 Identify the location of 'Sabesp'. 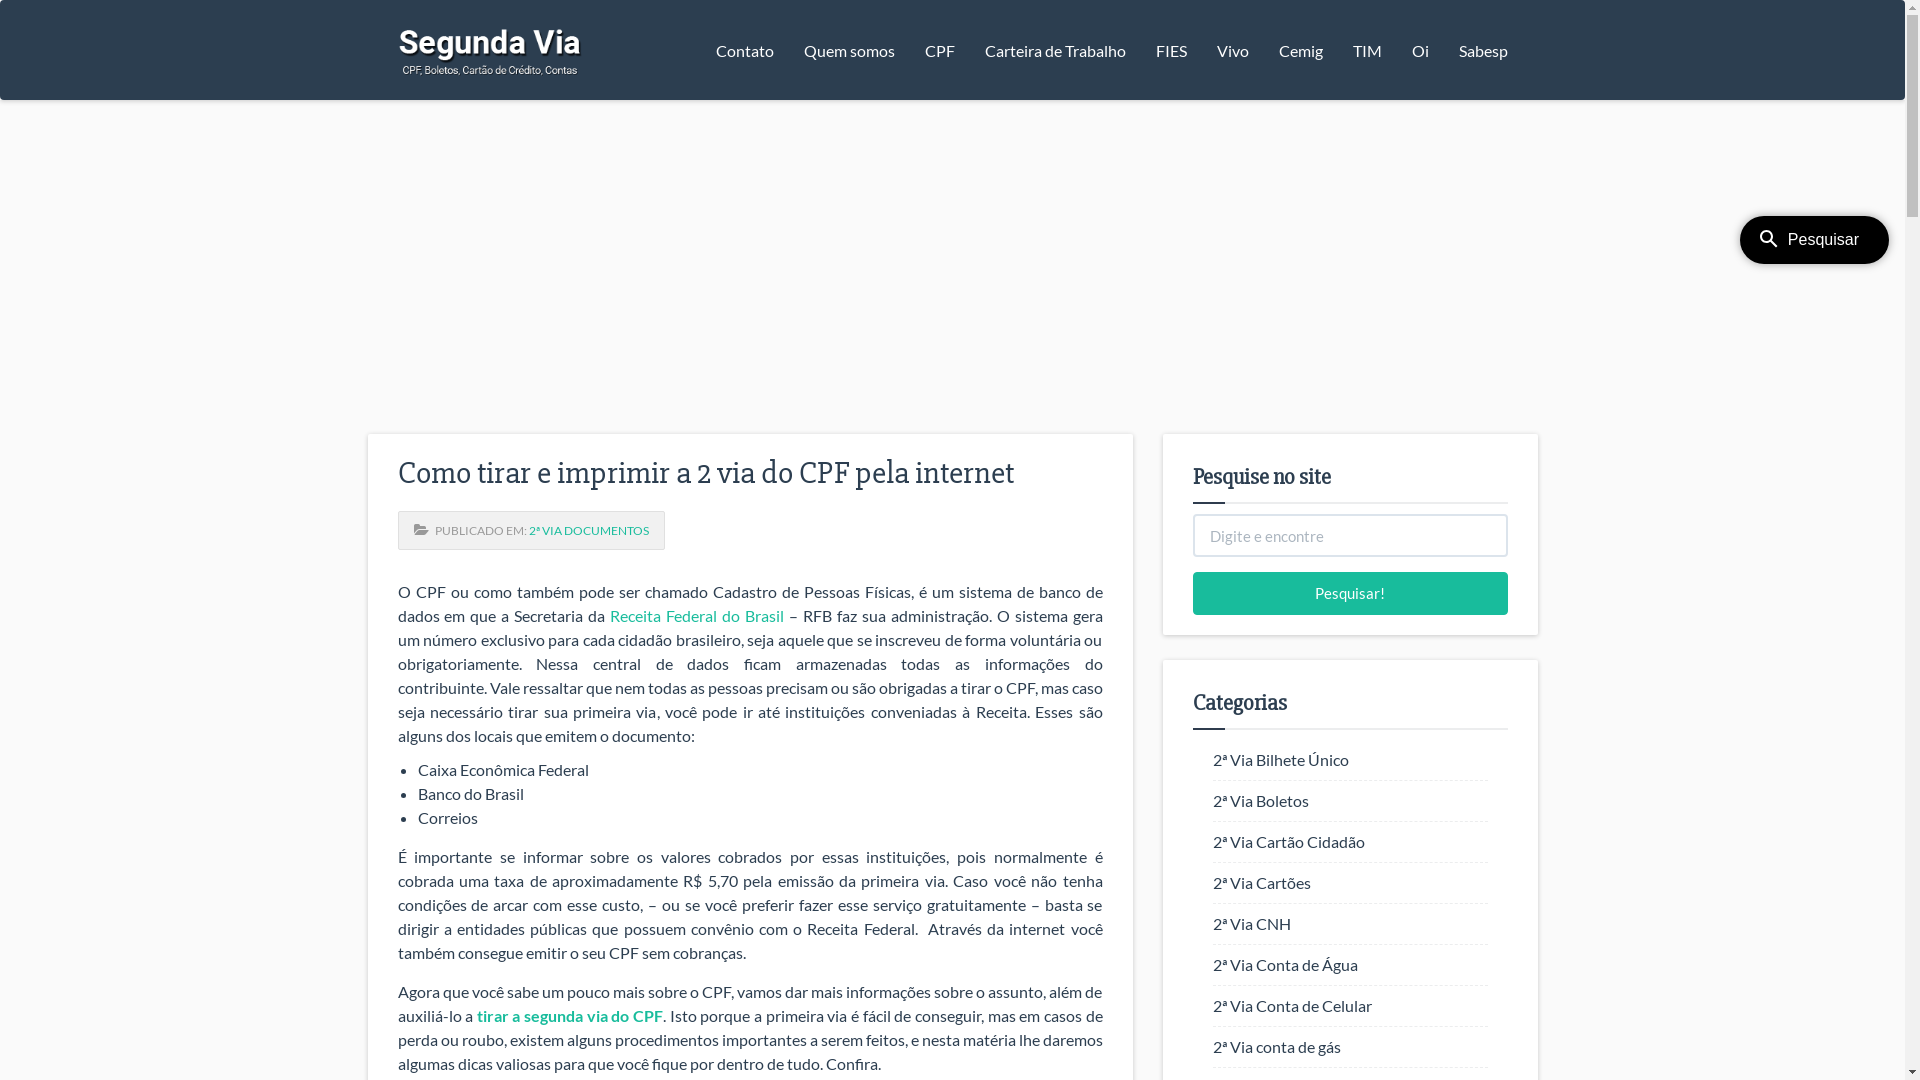
(1483, 49).